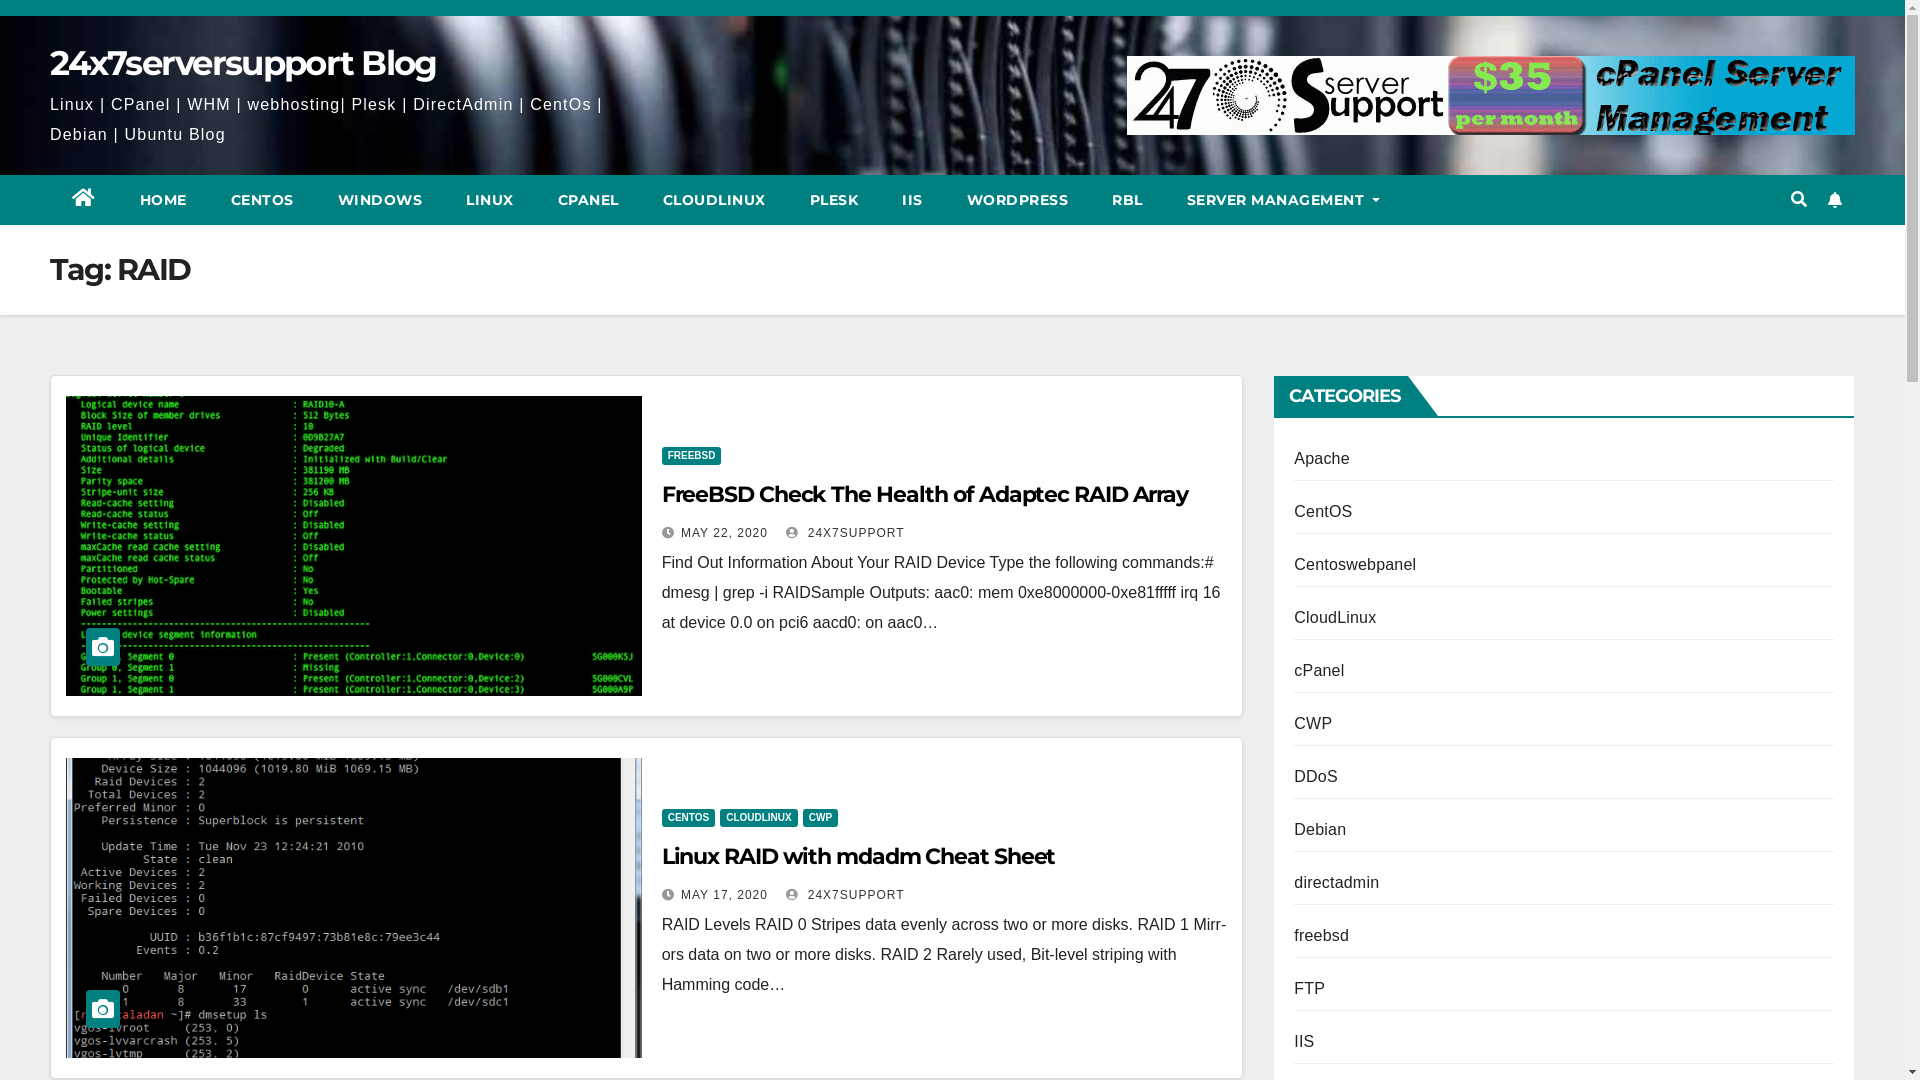 The width and height of the screenshot is (1920, 1080). I want to click on 'WINDOWS', so click(380, 200).